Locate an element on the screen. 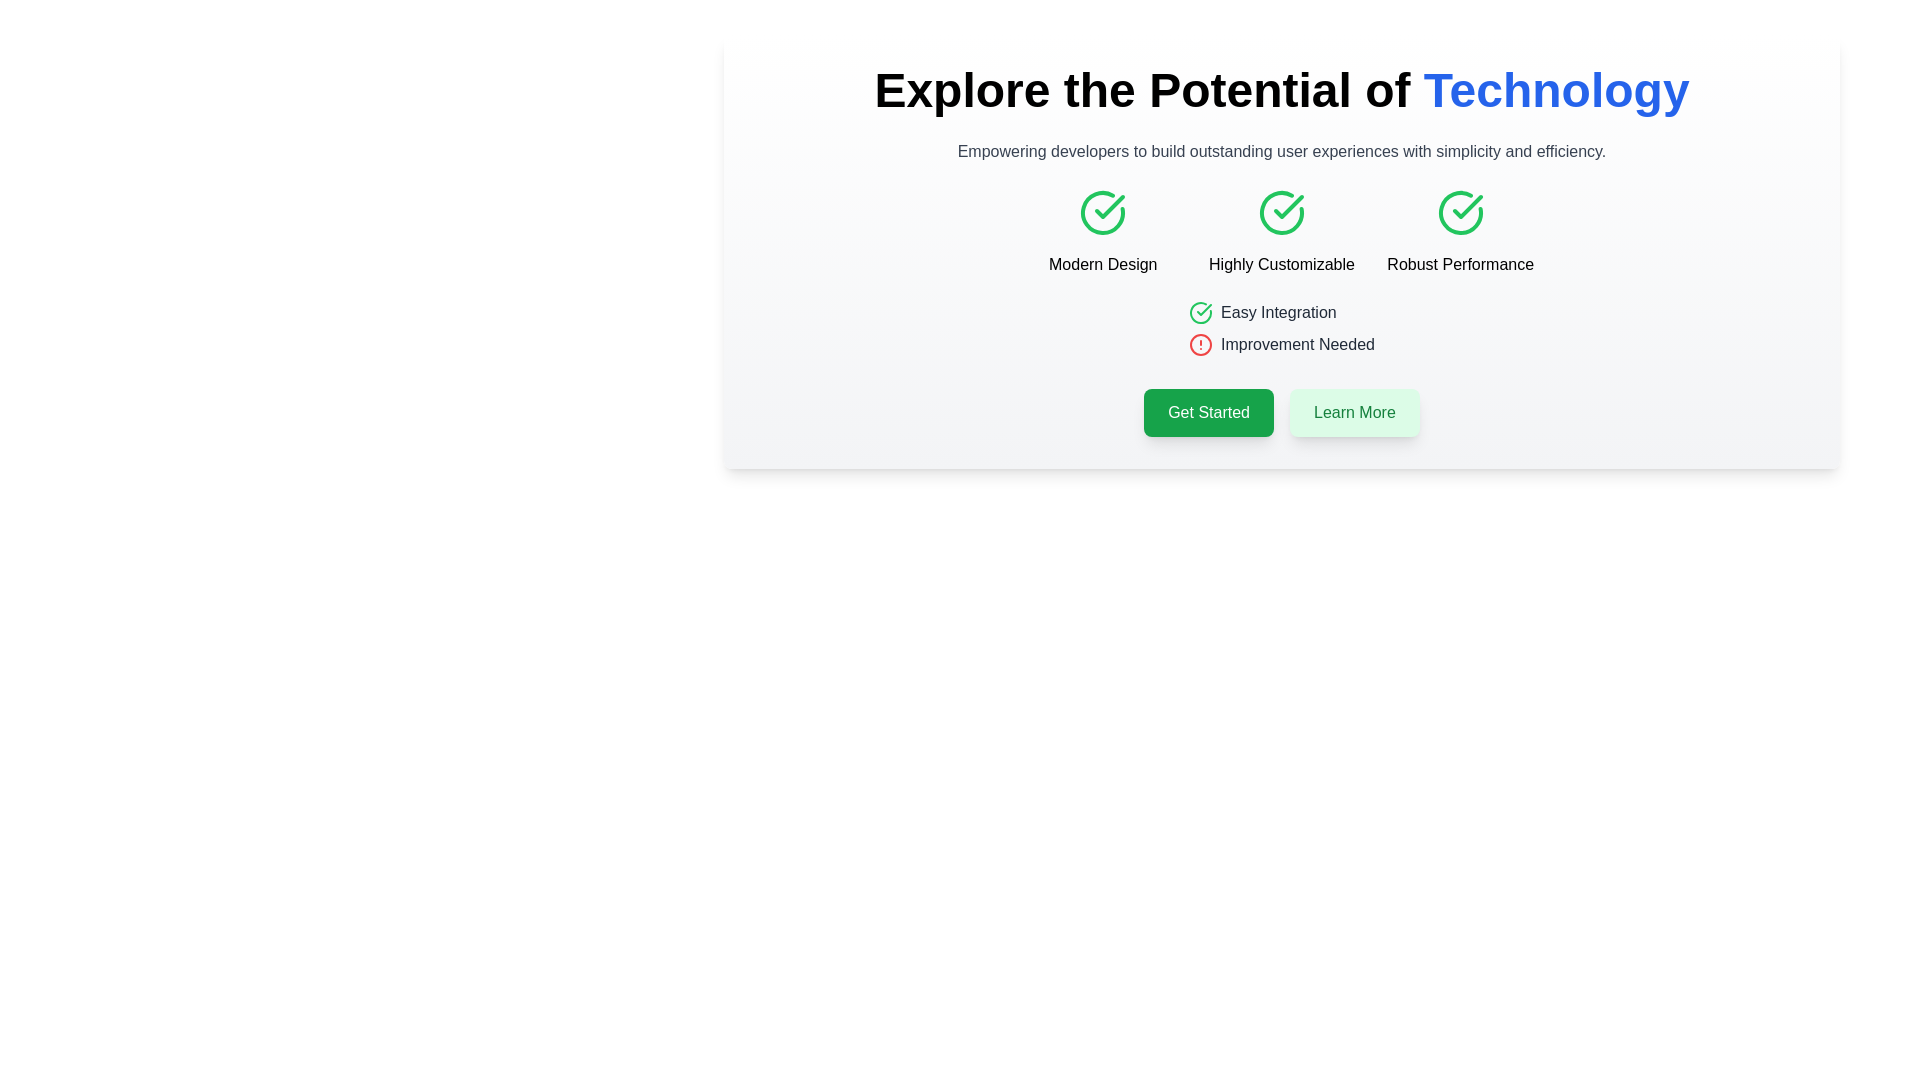  the 'Improvement Needed' label with icon is located at coordinates (1281, 343).